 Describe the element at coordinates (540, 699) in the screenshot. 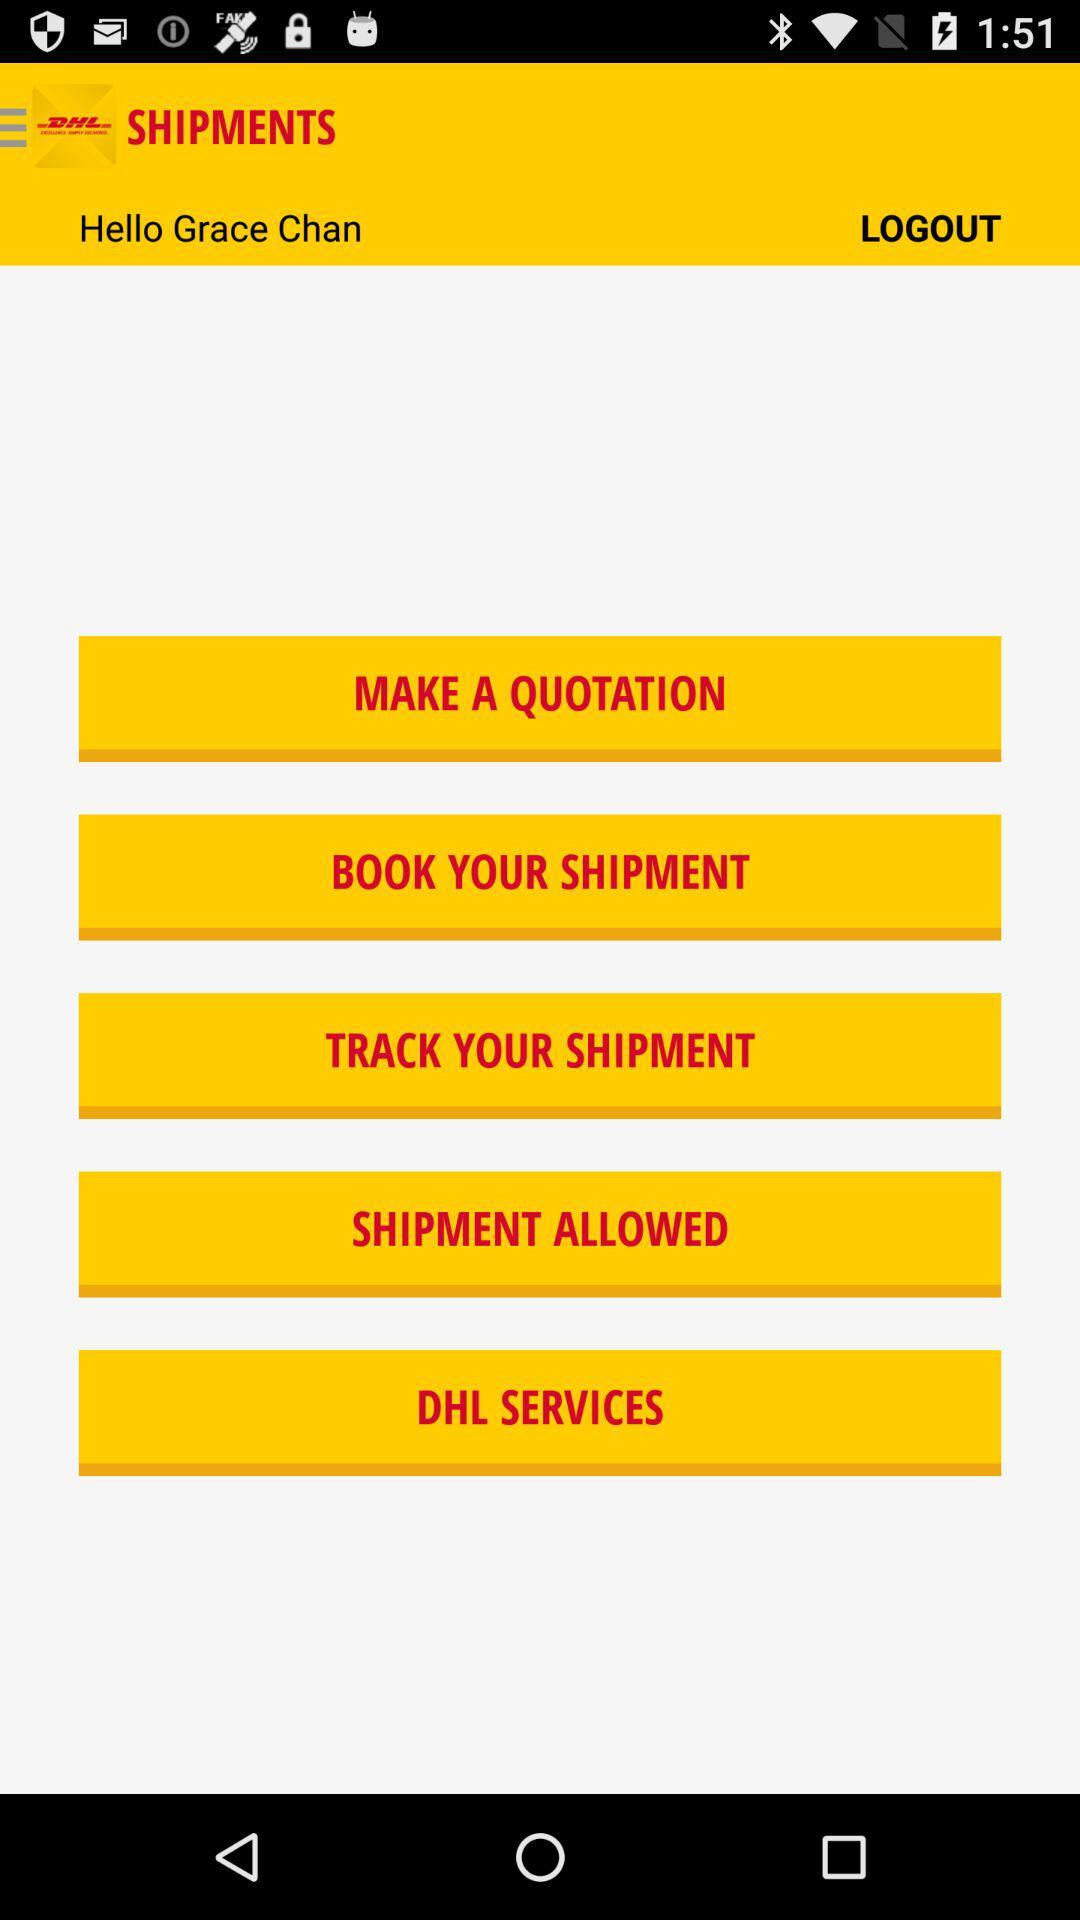

I see `item below hello grace chan icon` at that location.